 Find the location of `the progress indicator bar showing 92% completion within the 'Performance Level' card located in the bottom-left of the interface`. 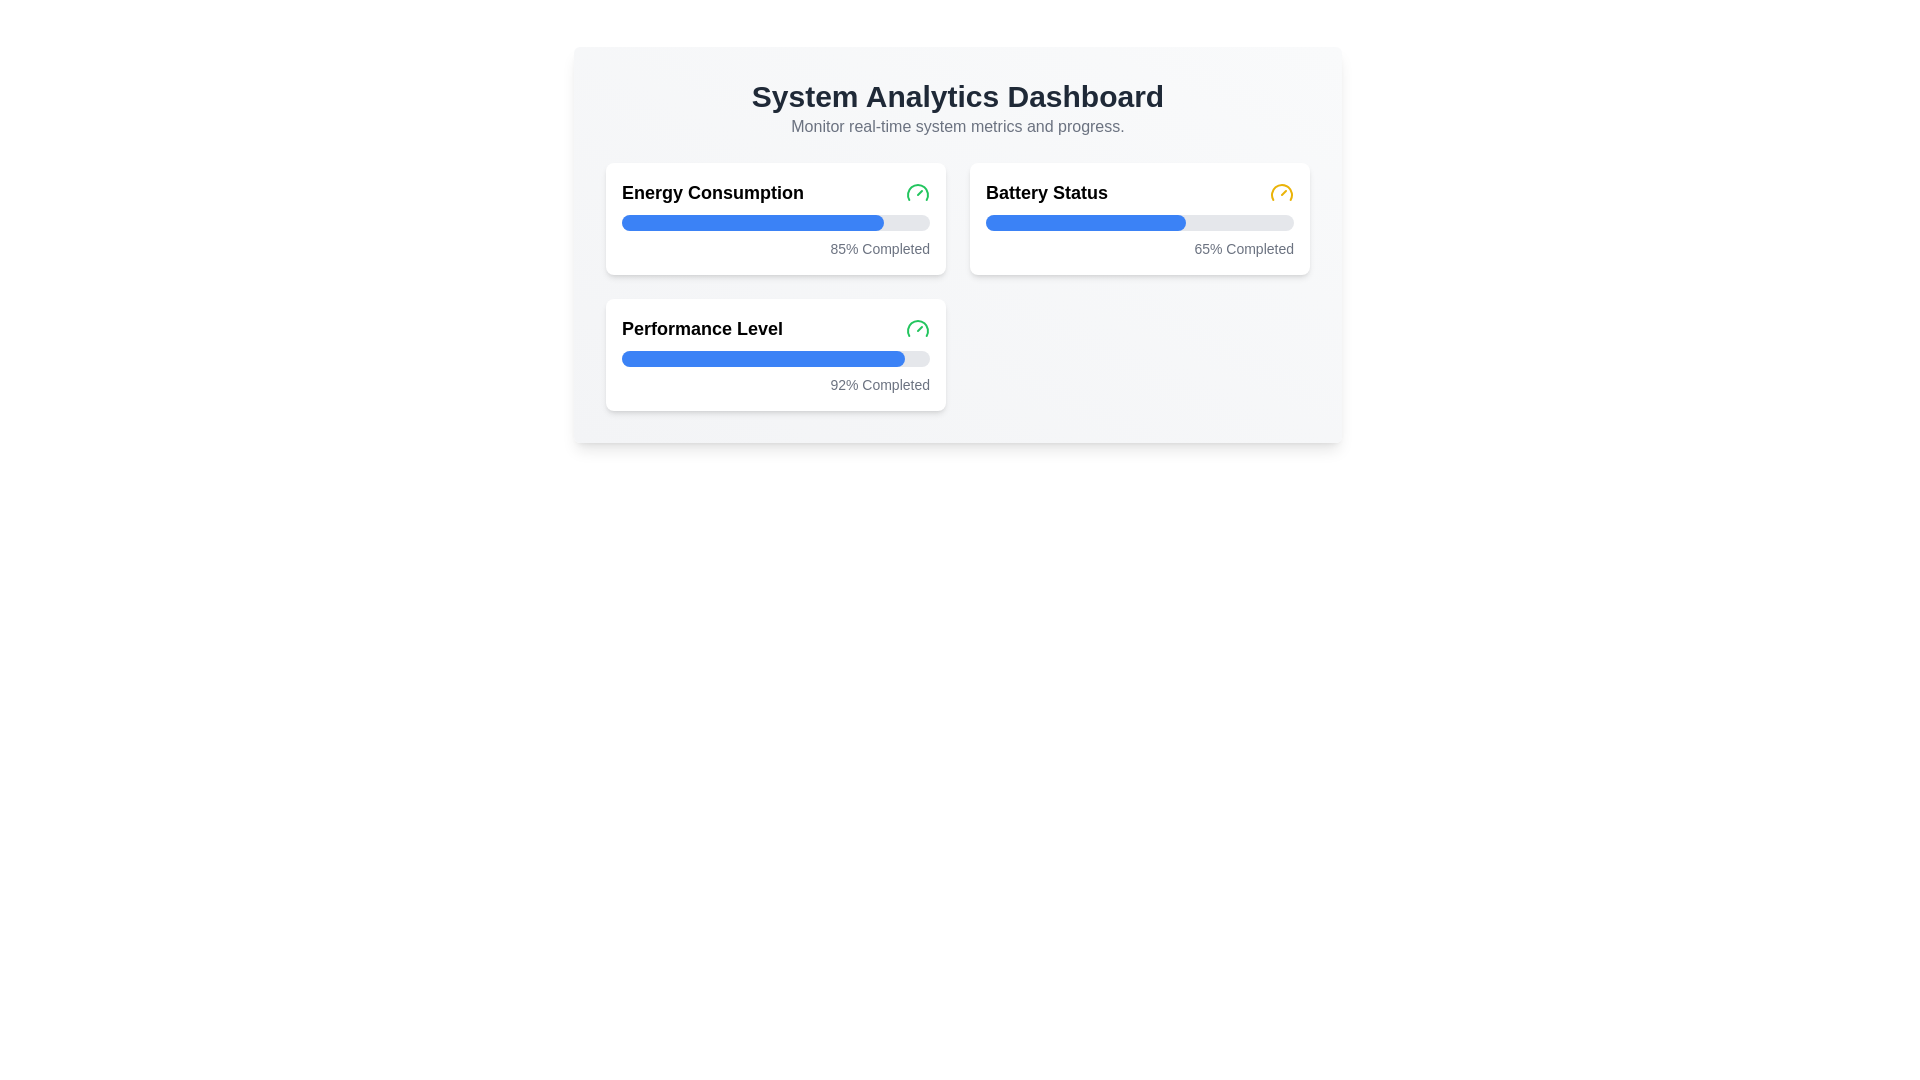

the progress indicator bar showing 92% completion within the 'Performance Level' card located in the bottom-left of the interface is located at coordinates (762, 357).